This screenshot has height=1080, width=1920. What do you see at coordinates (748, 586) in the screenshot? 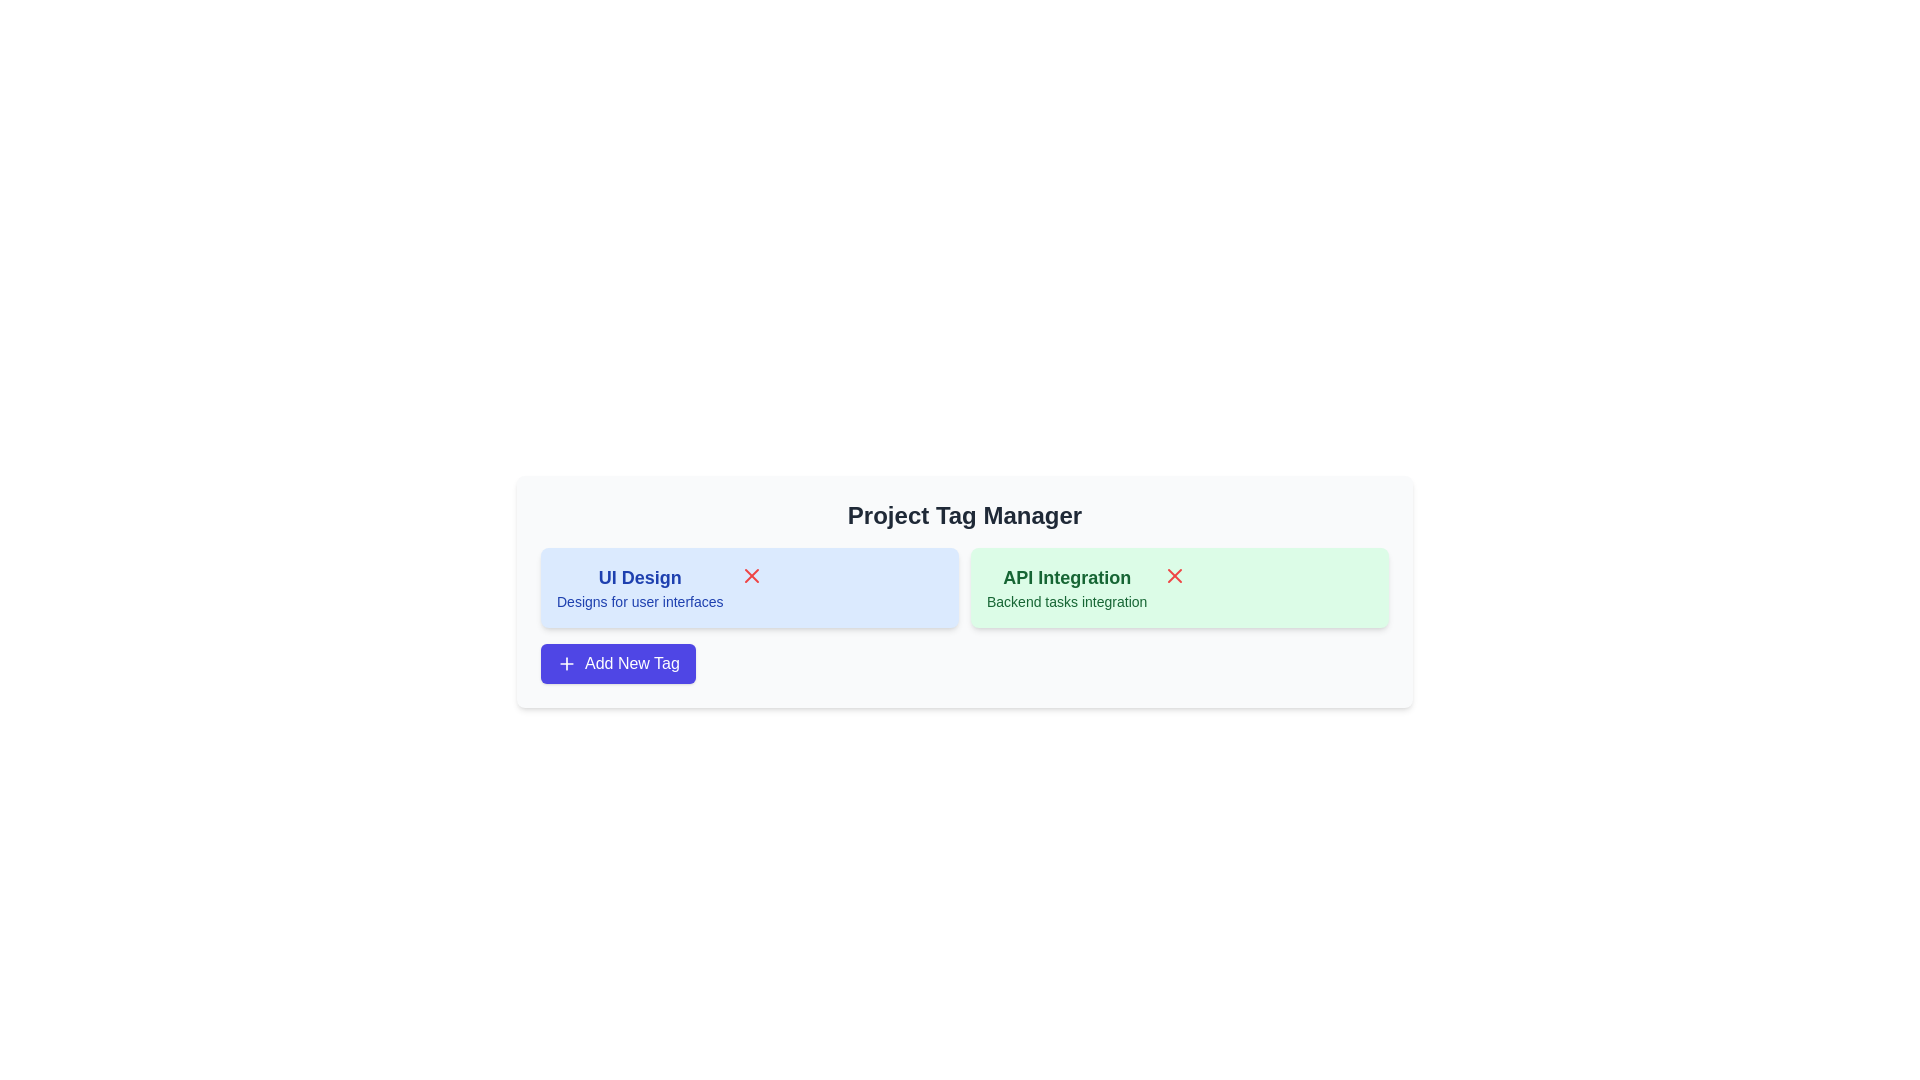
I see `the light blue card containing the text 'UI Design' and the red 'X' icon, which is the first card in a grid layout` at bounding box center [748, 586].